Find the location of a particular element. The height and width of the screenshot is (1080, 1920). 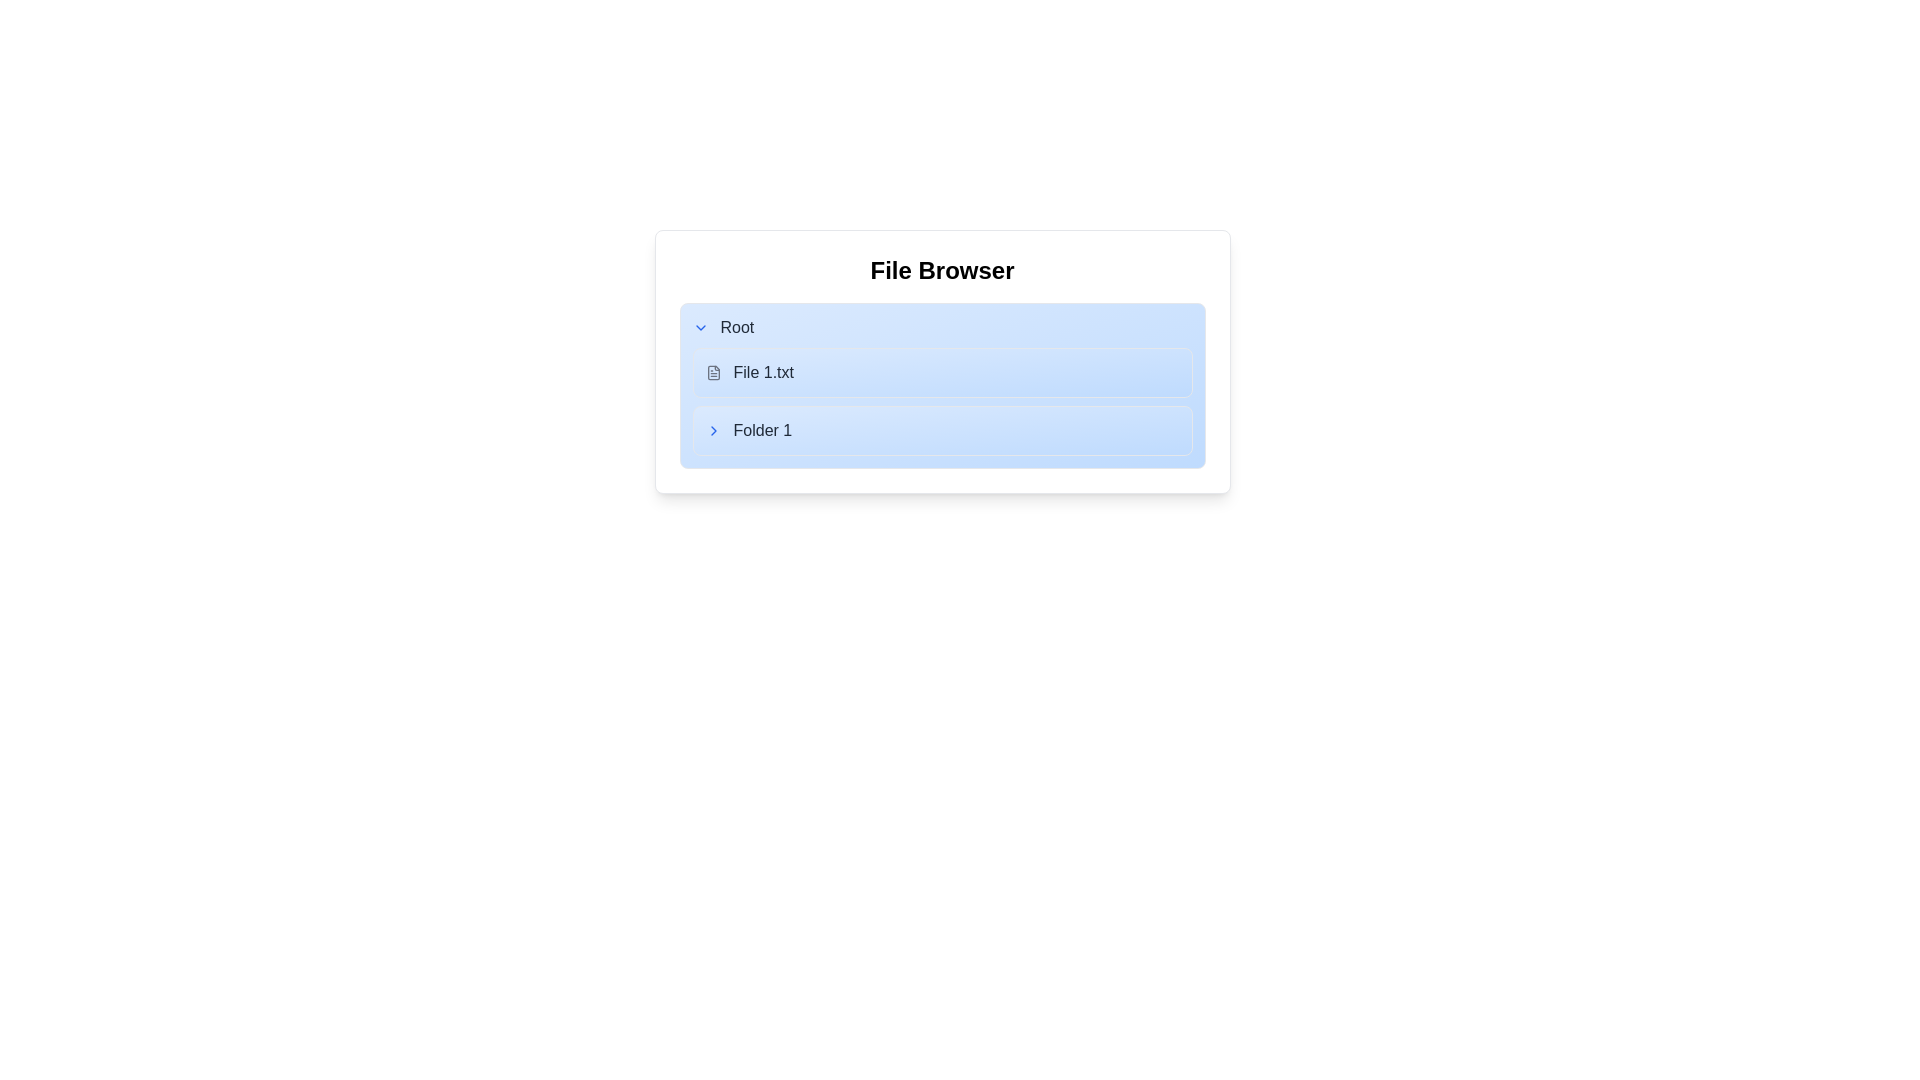

the text label for 'File 1.txt' located in the leftmost column of the file browser, just above 'Folder 1' is located at coordinates (748, 373).